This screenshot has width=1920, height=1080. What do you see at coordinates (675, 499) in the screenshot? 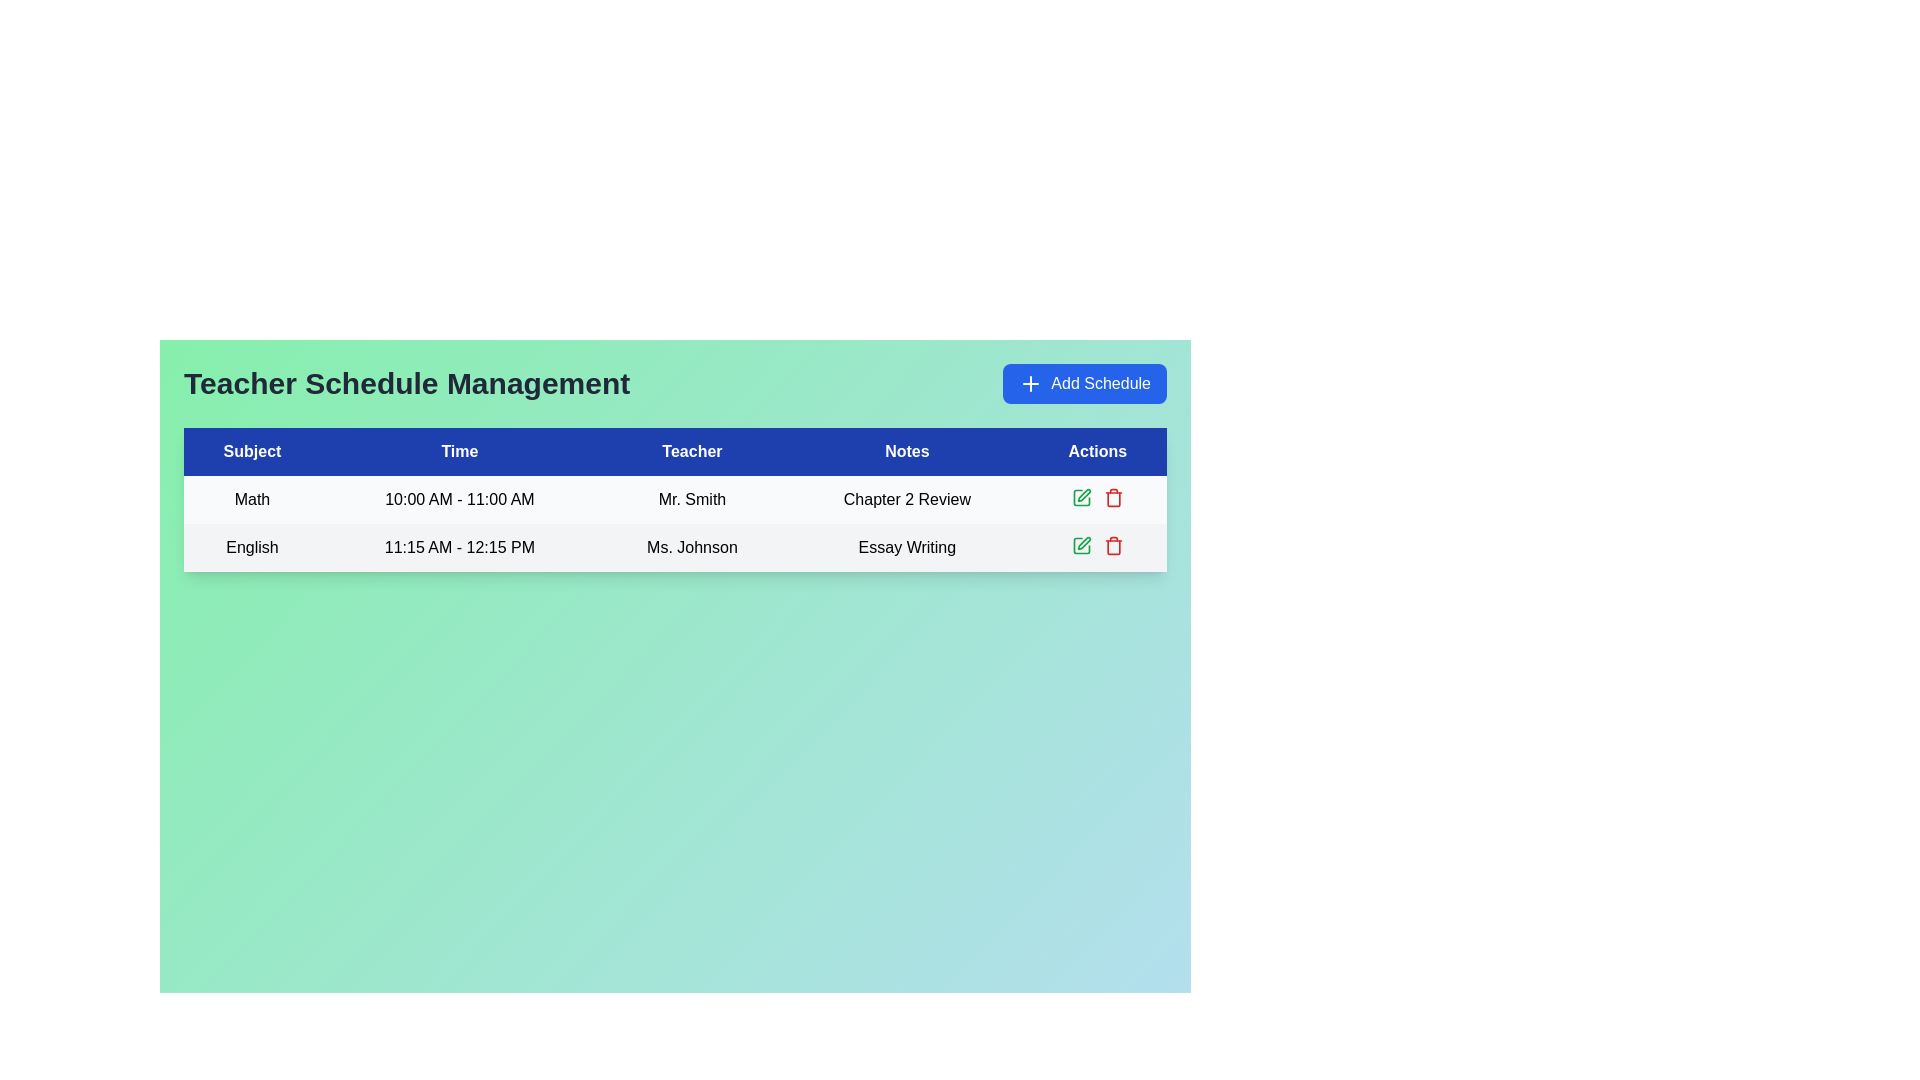
I see `teacher's name displayed as 'Mr. Smith' in the third column of the schedule table under the 'Teacher' header` at bounding box center [675, 499].